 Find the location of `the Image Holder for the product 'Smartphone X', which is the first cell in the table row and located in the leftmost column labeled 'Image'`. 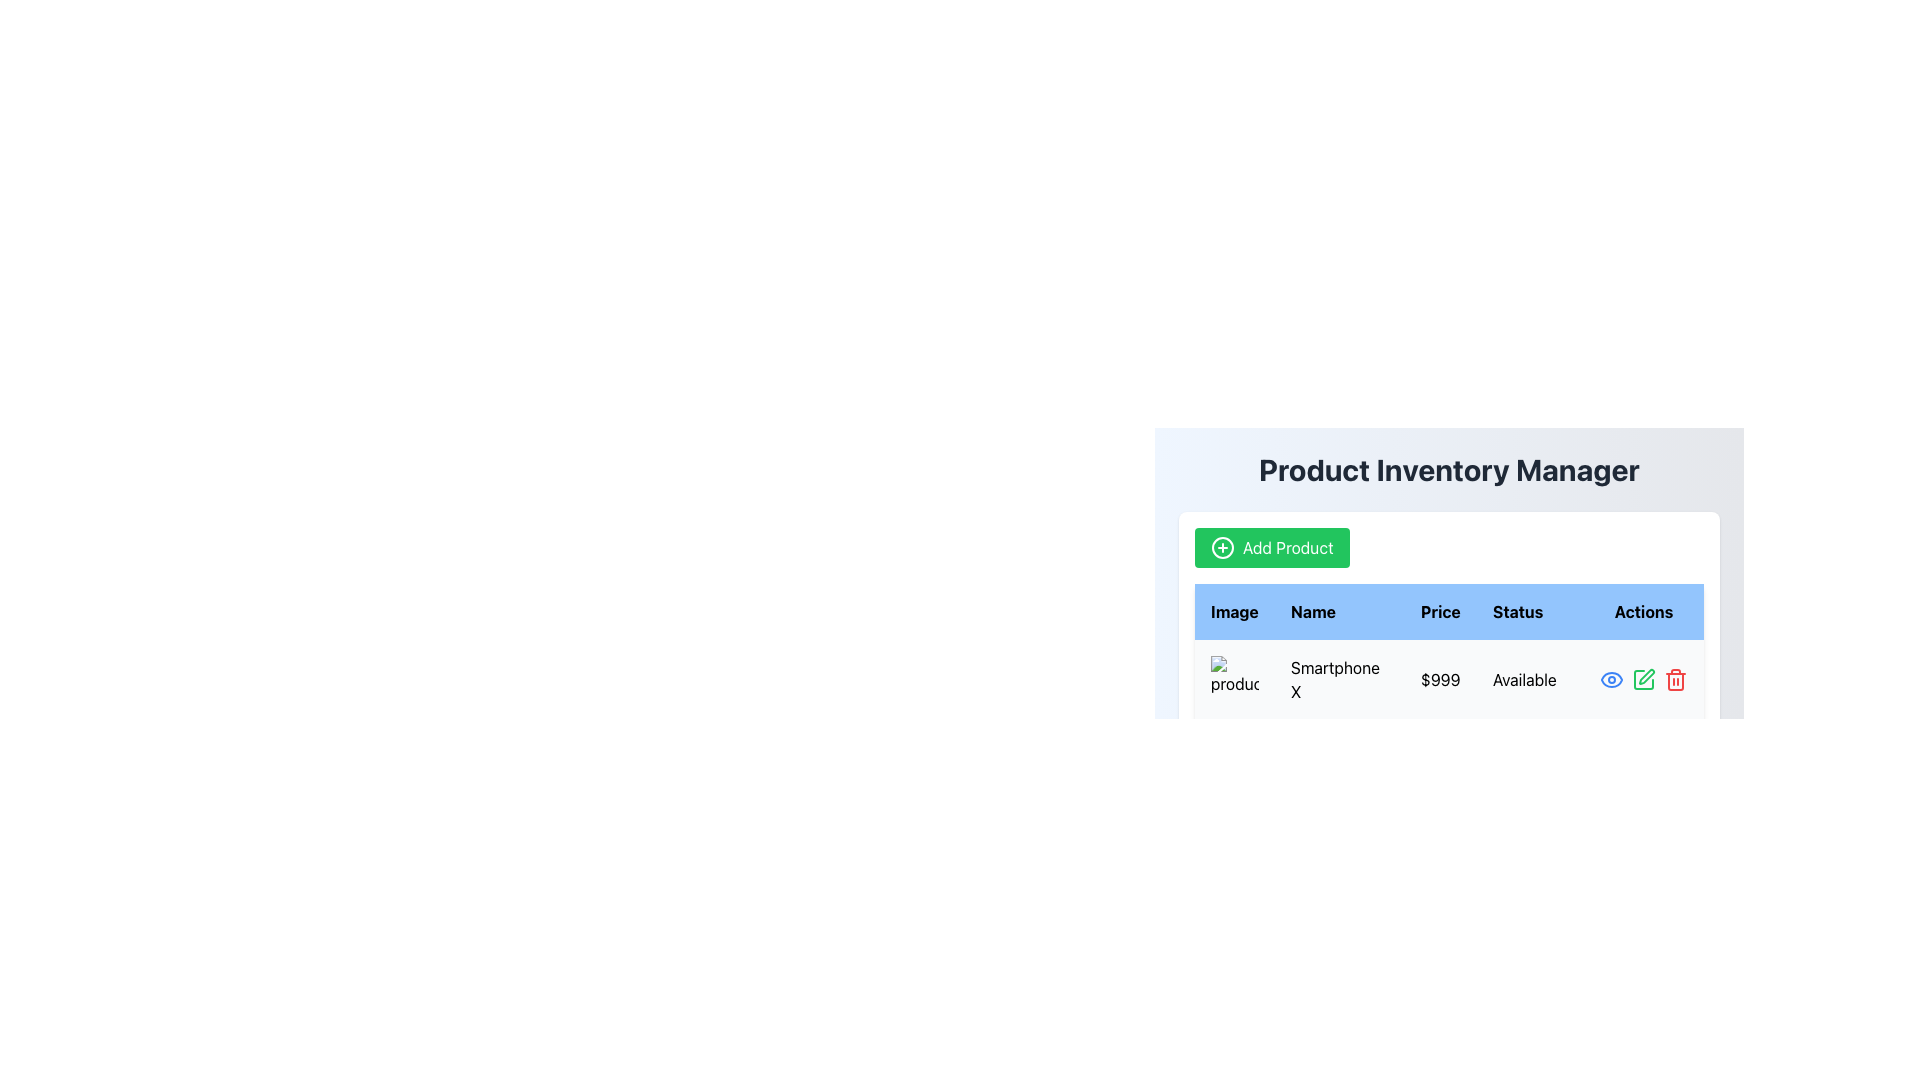

the Image Holder for the product 'Smartphone X', which is the first cell in the table row and located in the leftmost column labeled 'Image' is located at coordinates (1233, 678).